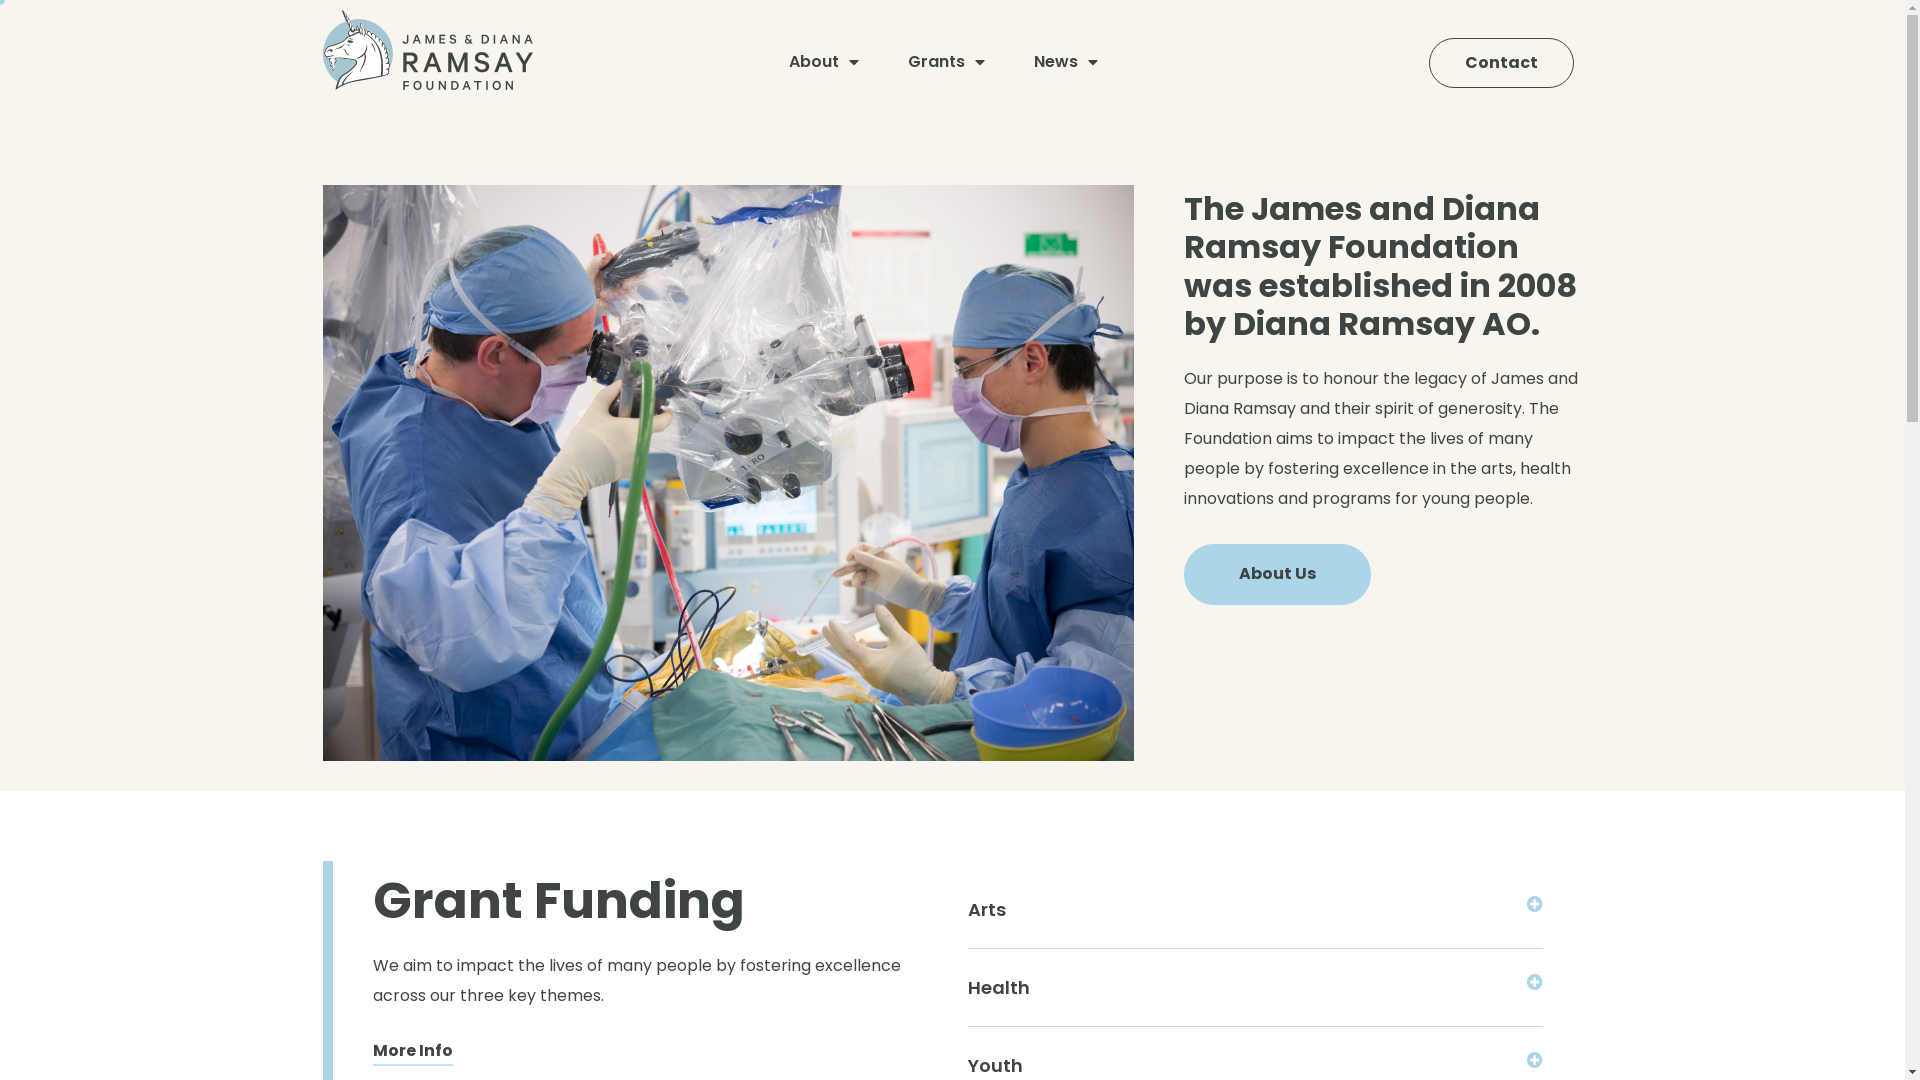 The width and height of the screenshot is (1920, 1080). What do you see at coordinates (411, 1050) in the screenshot?
I see `'More Info'` at bounding box center [411, 1050].